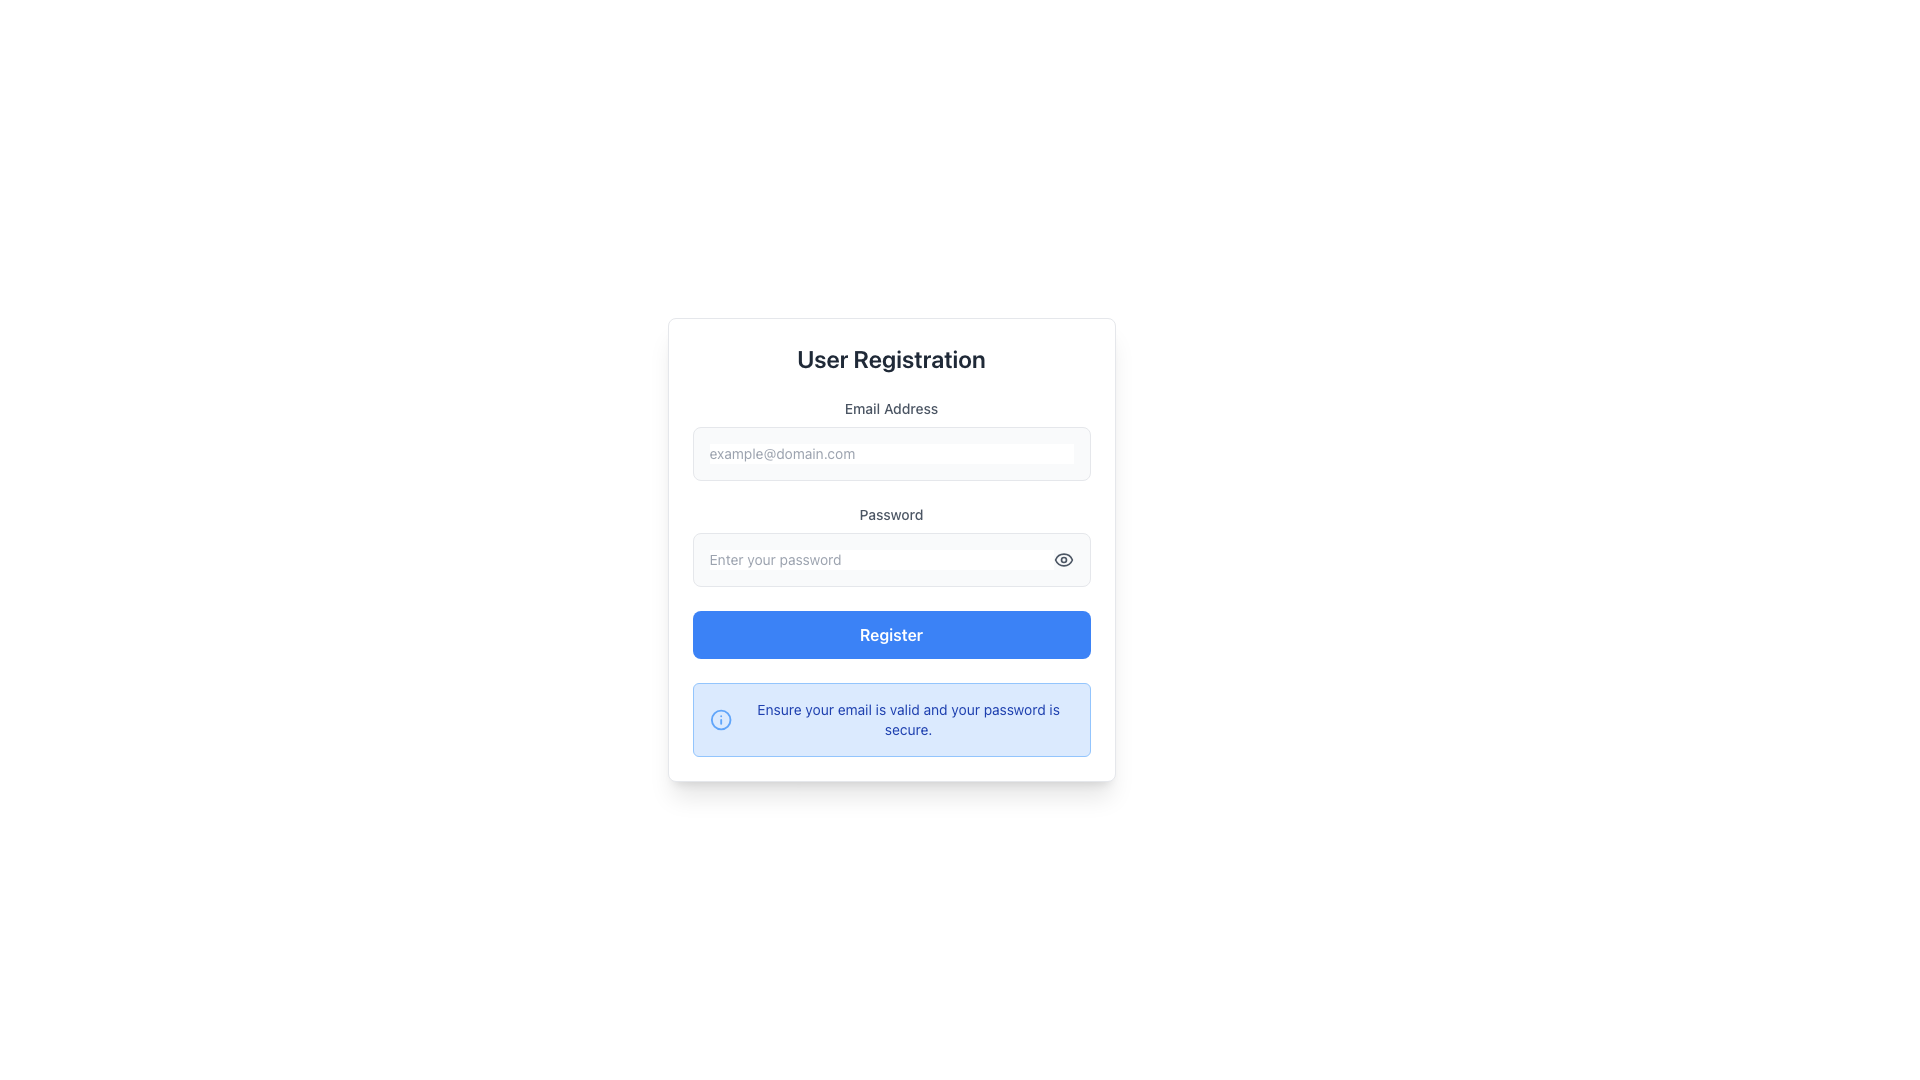  I want to click on the prominent blue 'Register' button with white text, located near the bottom of the user registration form, to observe interactive feedback, so click(890, 635).